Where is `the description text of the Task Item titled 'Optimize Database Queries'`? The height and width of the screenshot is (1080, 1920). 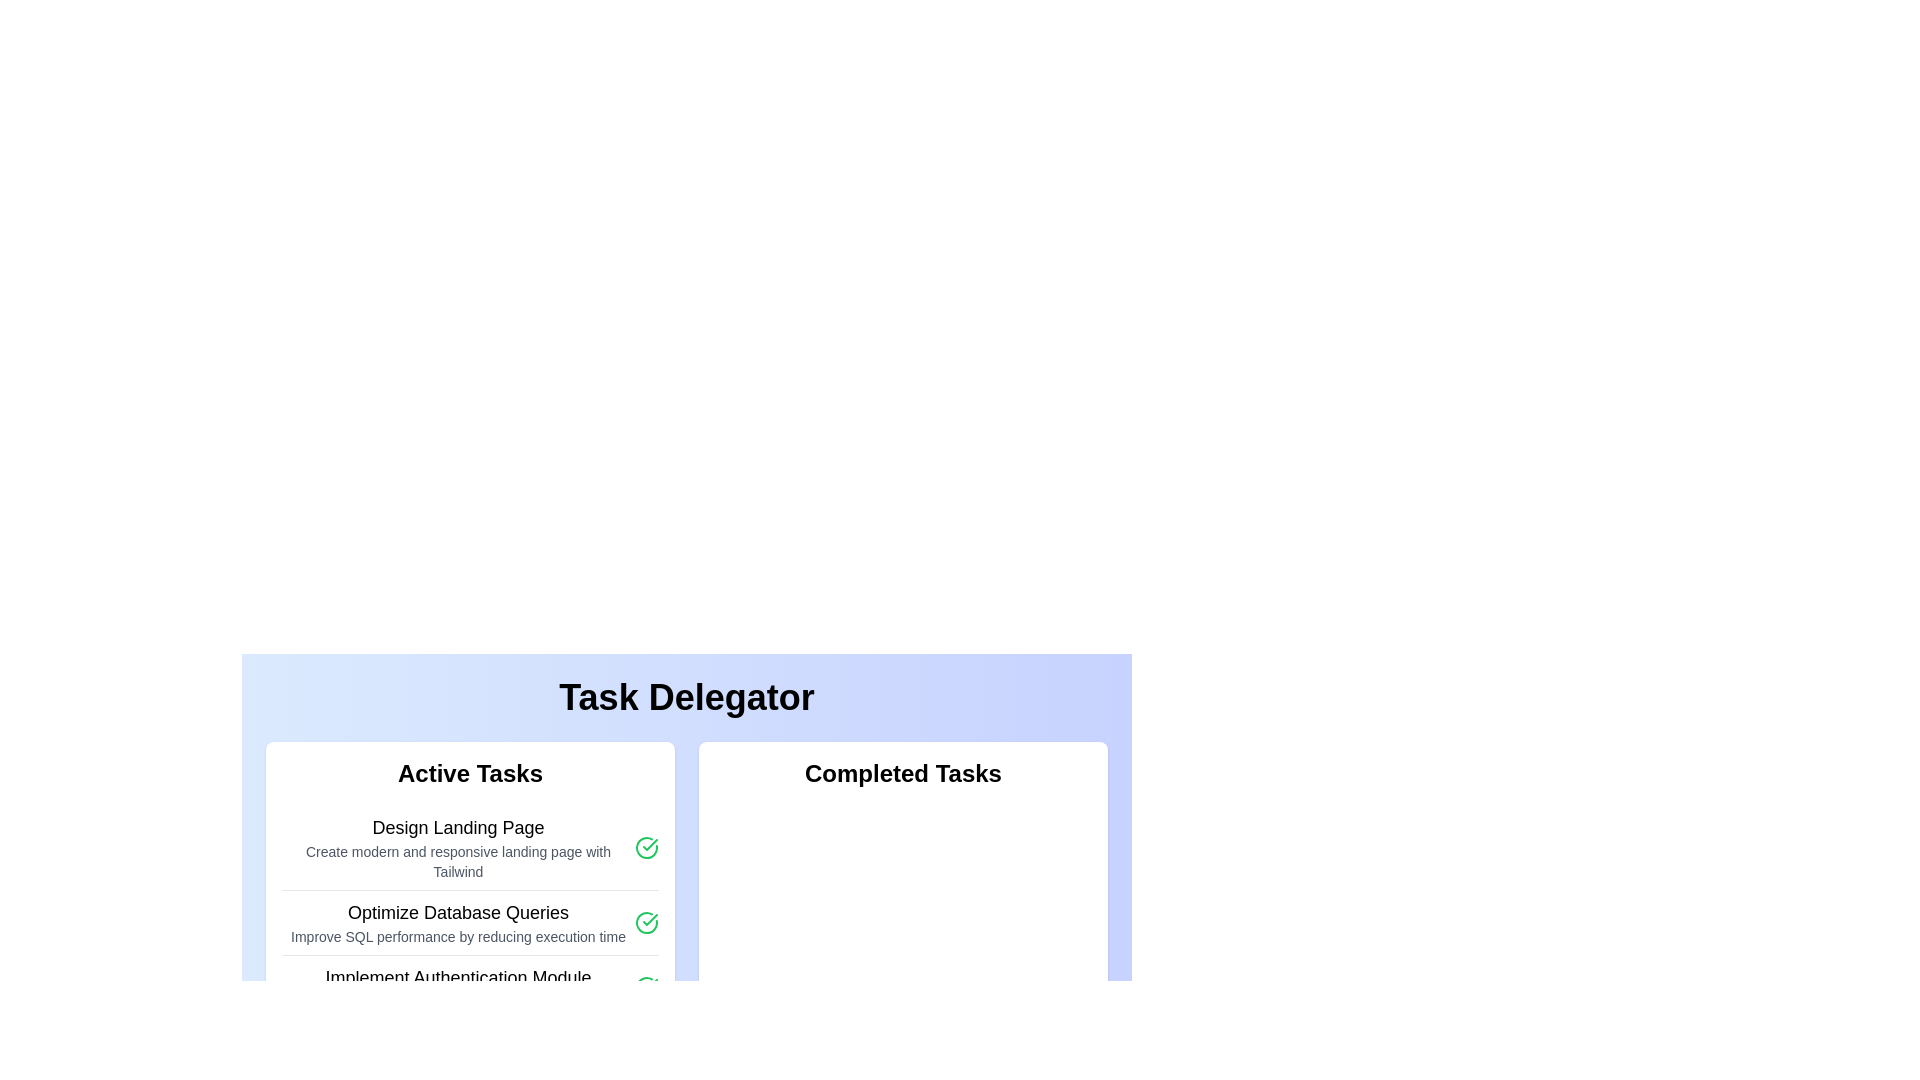 the description text of the Task Item titled 'Optimize Database Queries' is located at coordinates (469, 923).